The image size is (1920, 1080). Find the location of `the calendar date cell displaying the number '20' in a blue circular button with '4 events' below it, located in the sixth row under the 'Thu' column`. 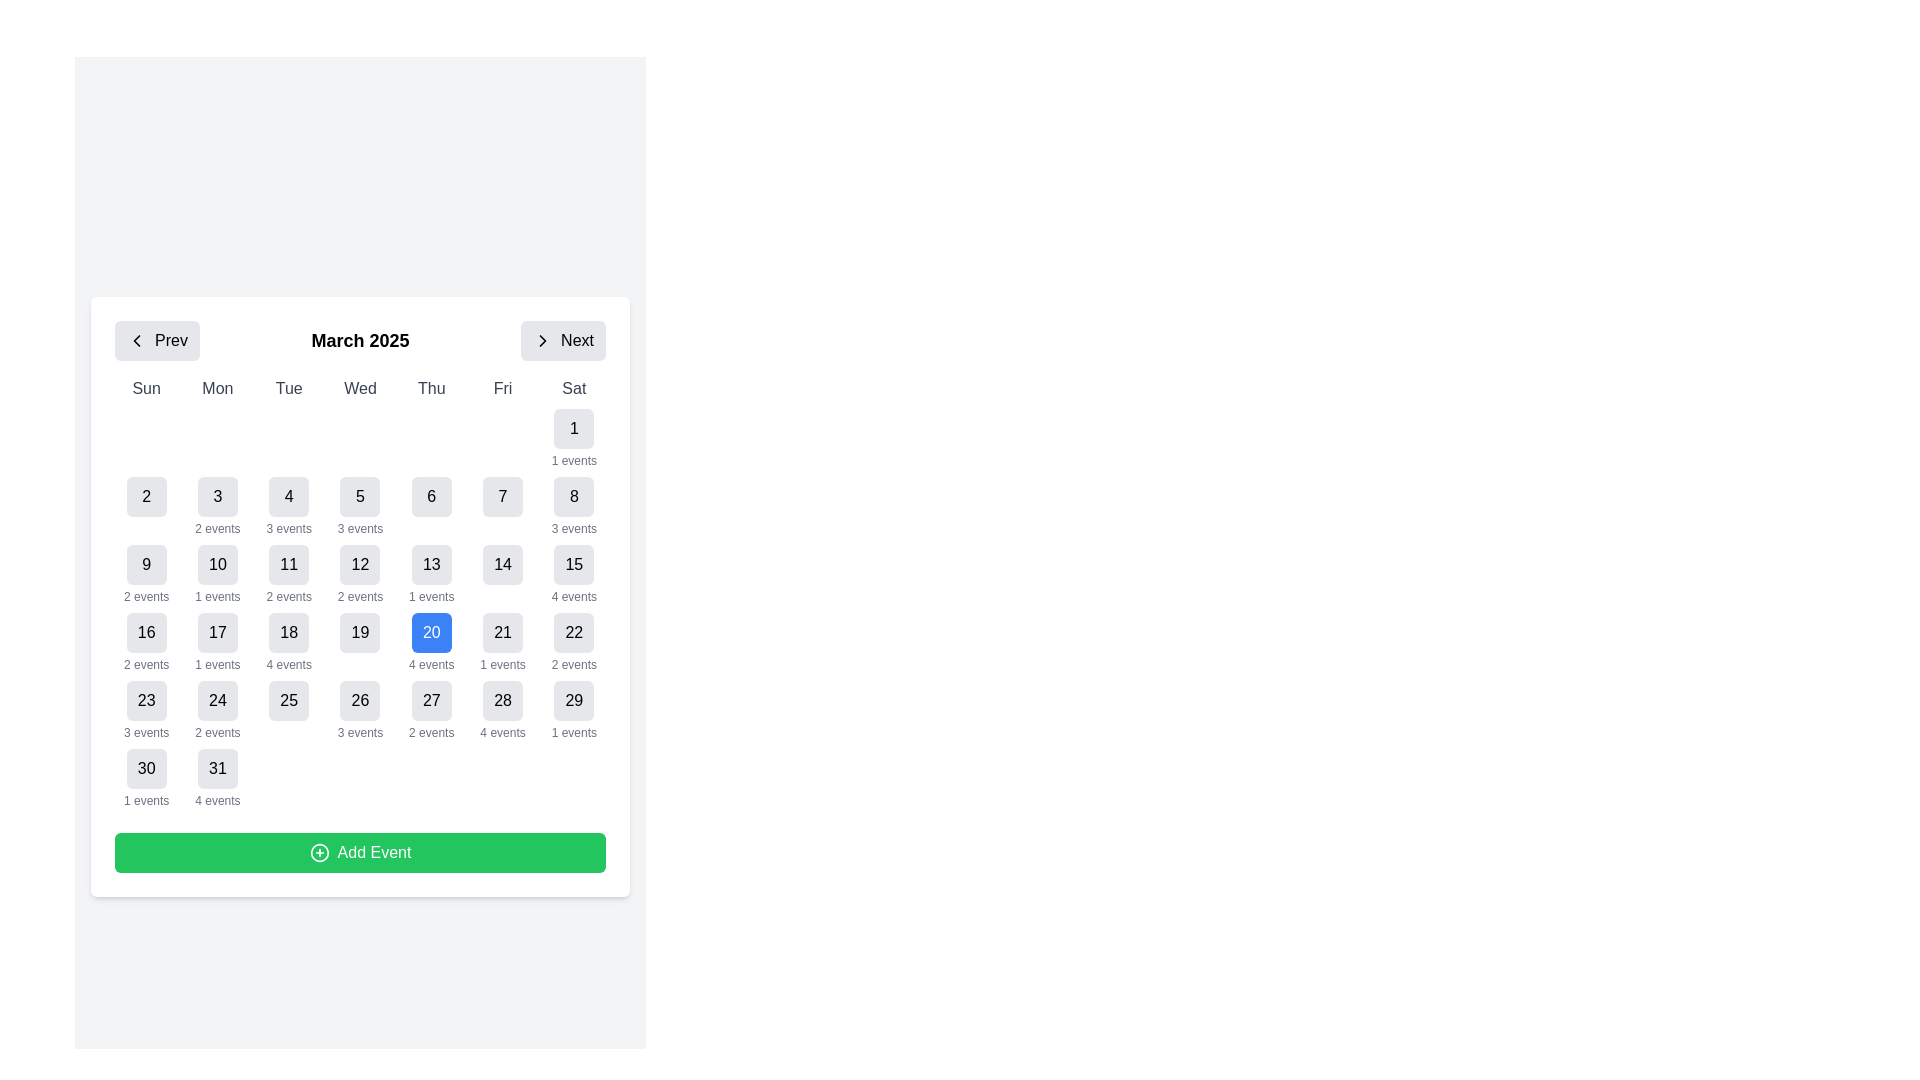

the calendar date cell displaying the number '20' in a blue circular button with '4 events' below it, located in the sixth row under the 'Thu' column is located at coordinates (430, 643).